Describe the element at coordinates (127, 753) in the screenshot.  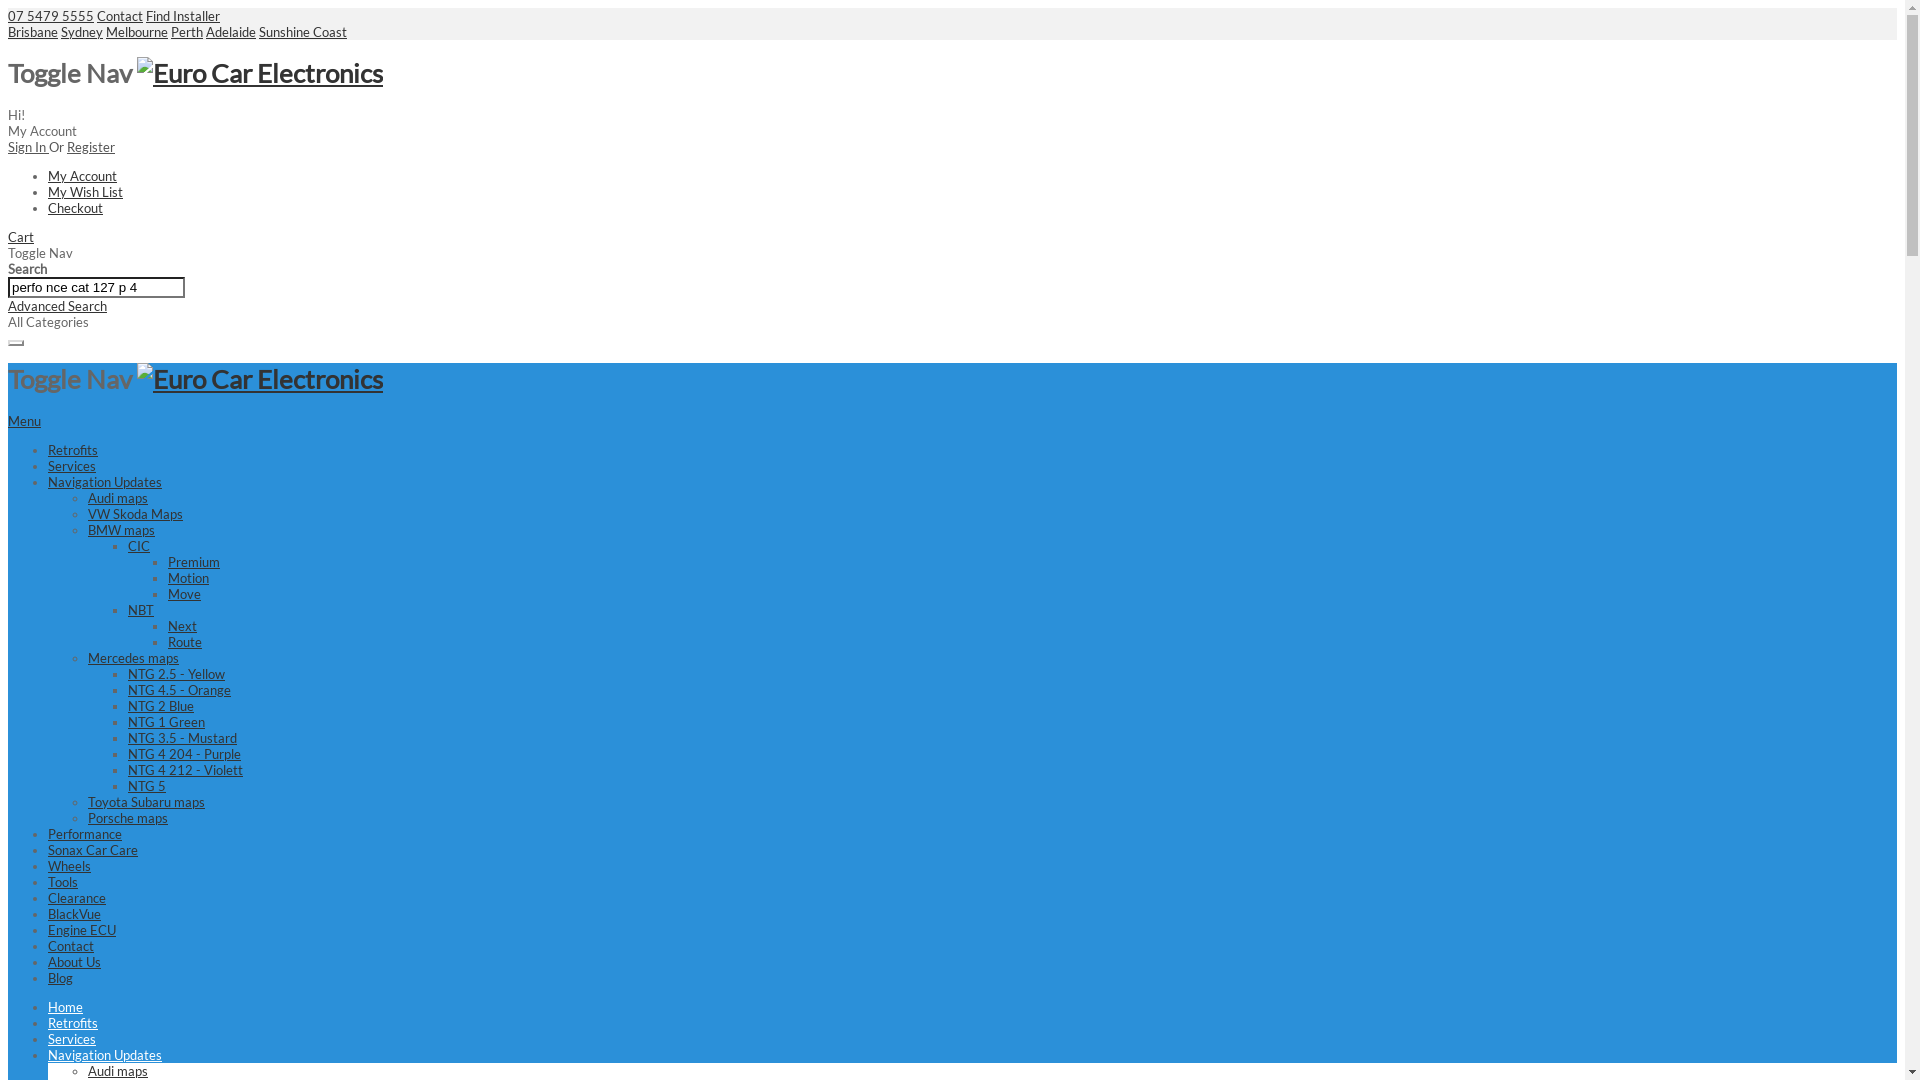
I see `'NTG 4 204 - Purple'` at that location.